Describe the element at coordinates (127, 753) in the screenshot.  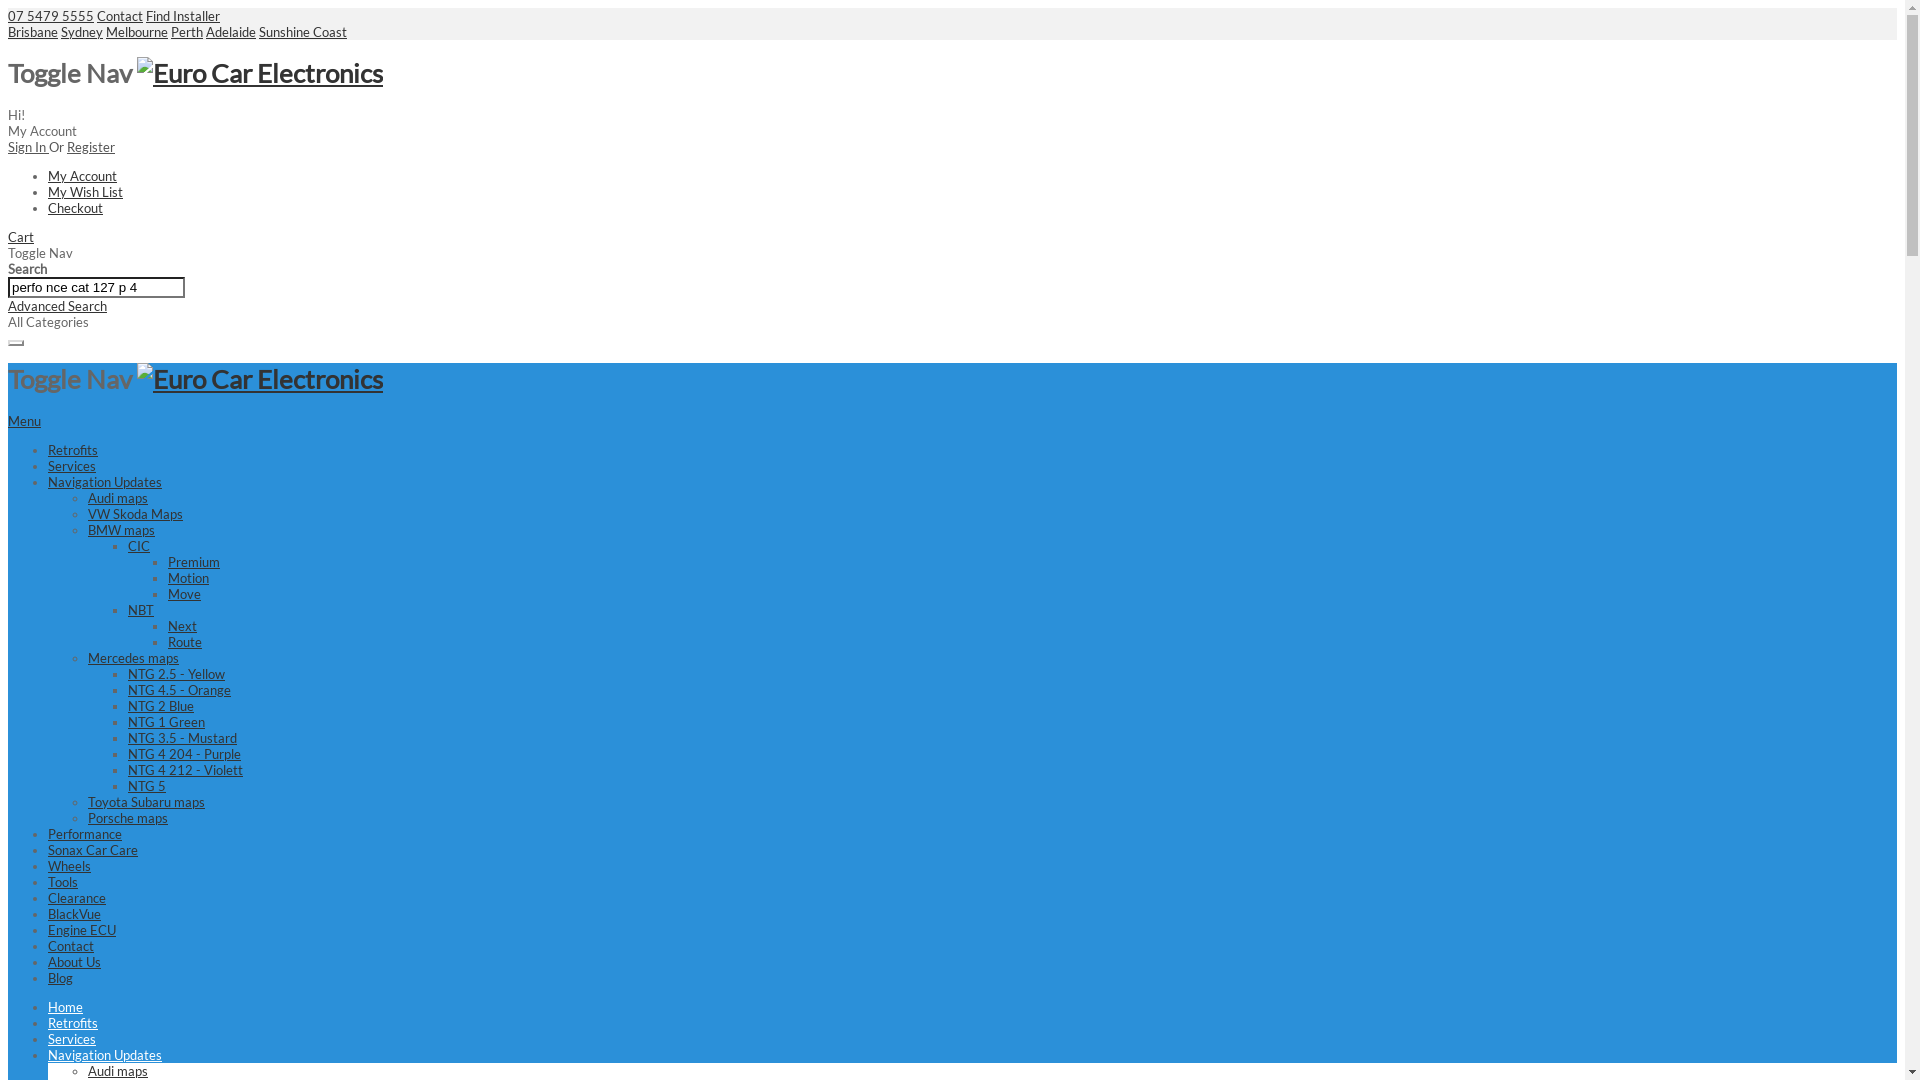
I see `'NTG 4 204 - Purple'` at that location.